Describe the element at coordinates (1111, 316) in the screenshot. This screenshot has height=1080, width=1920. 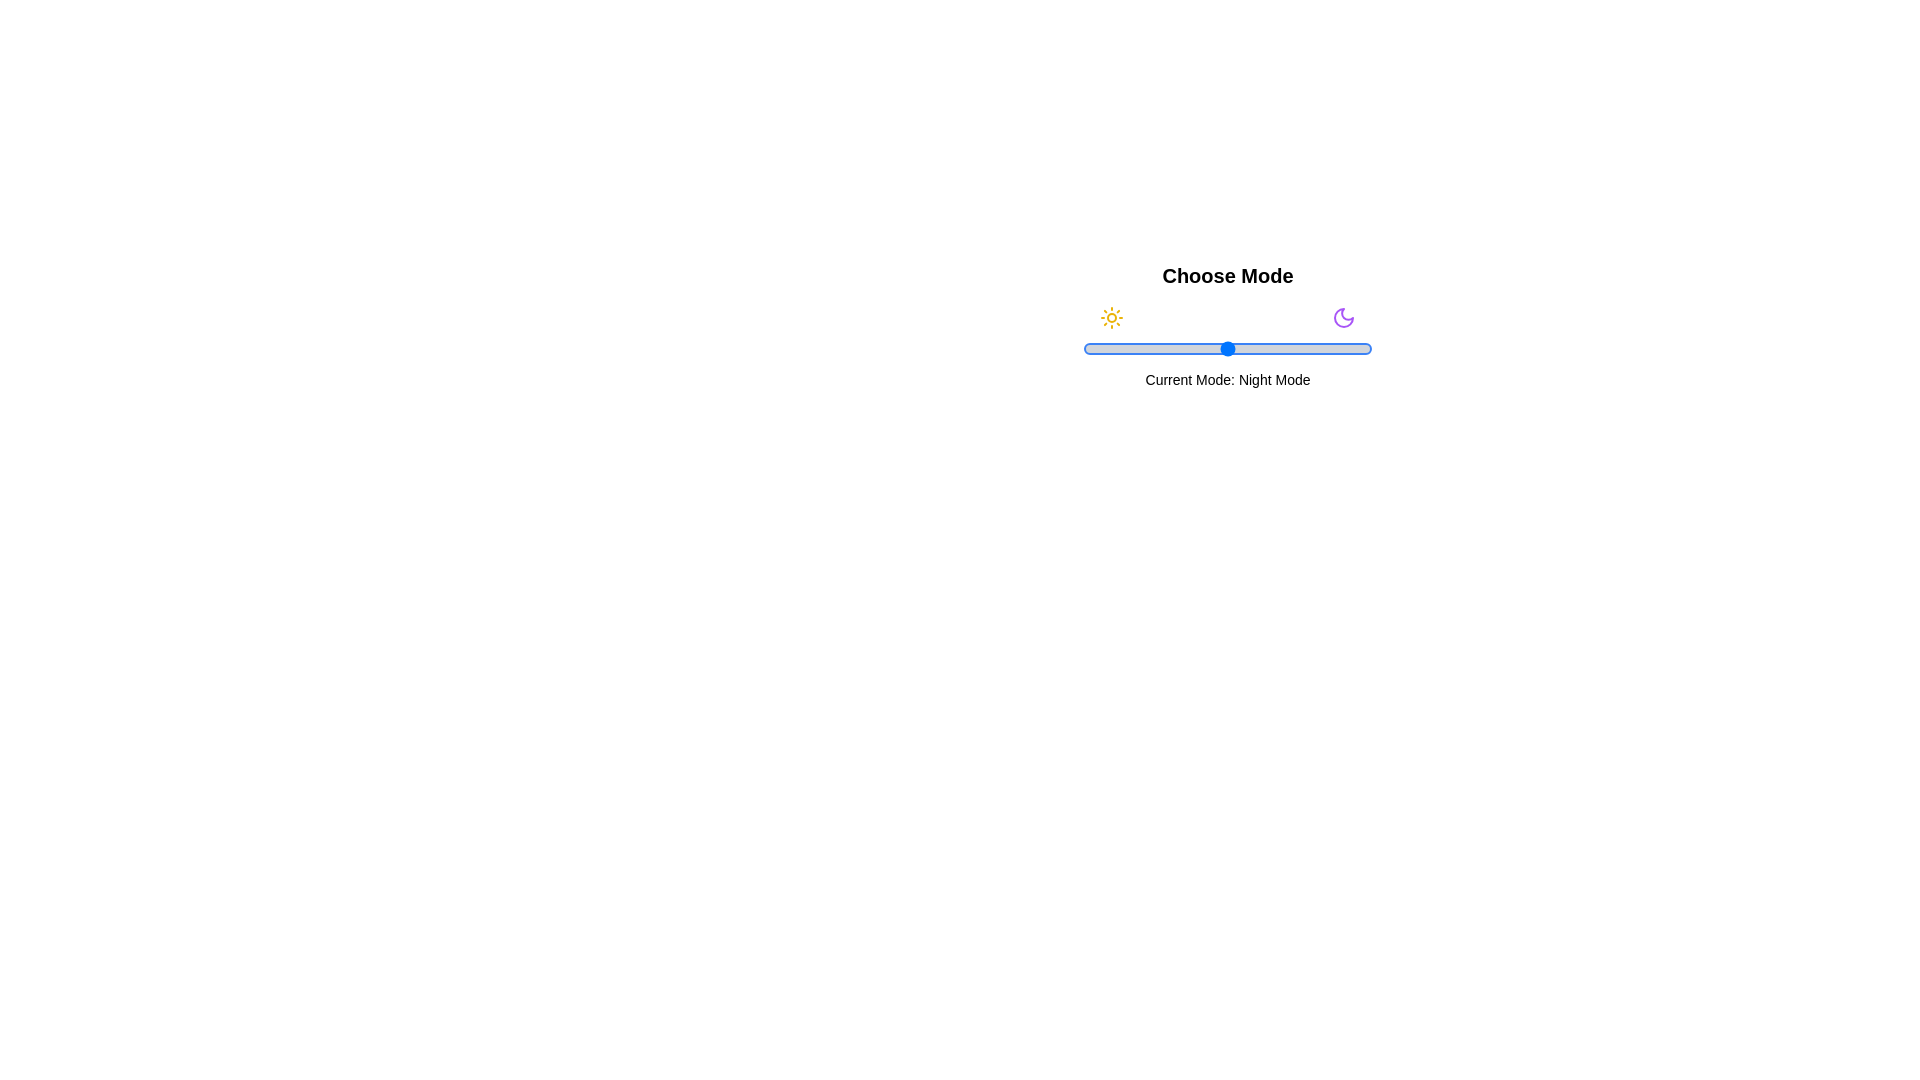
I see `the sun icon to switch to Day Mode` at that location.